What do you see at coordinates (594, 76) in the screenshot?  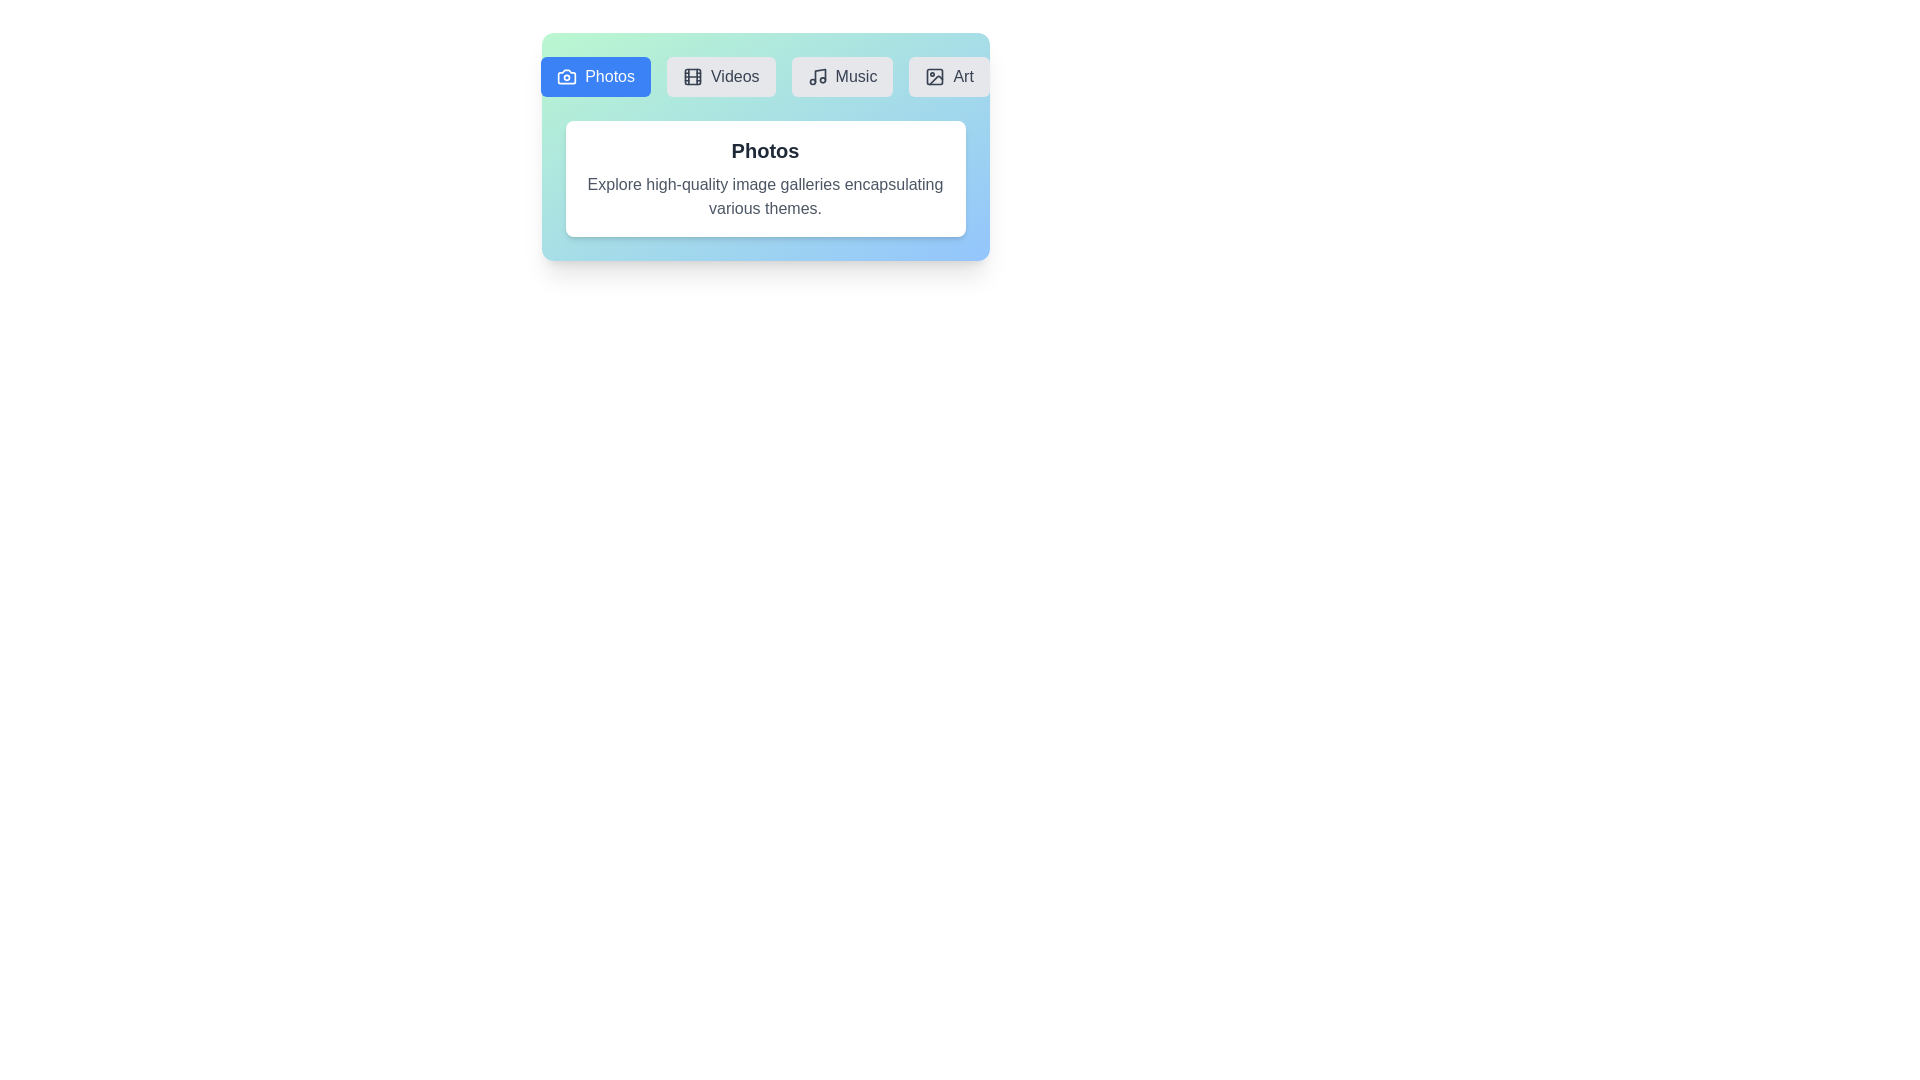 I see `the Photos tab` at bounding box center [594, 76].